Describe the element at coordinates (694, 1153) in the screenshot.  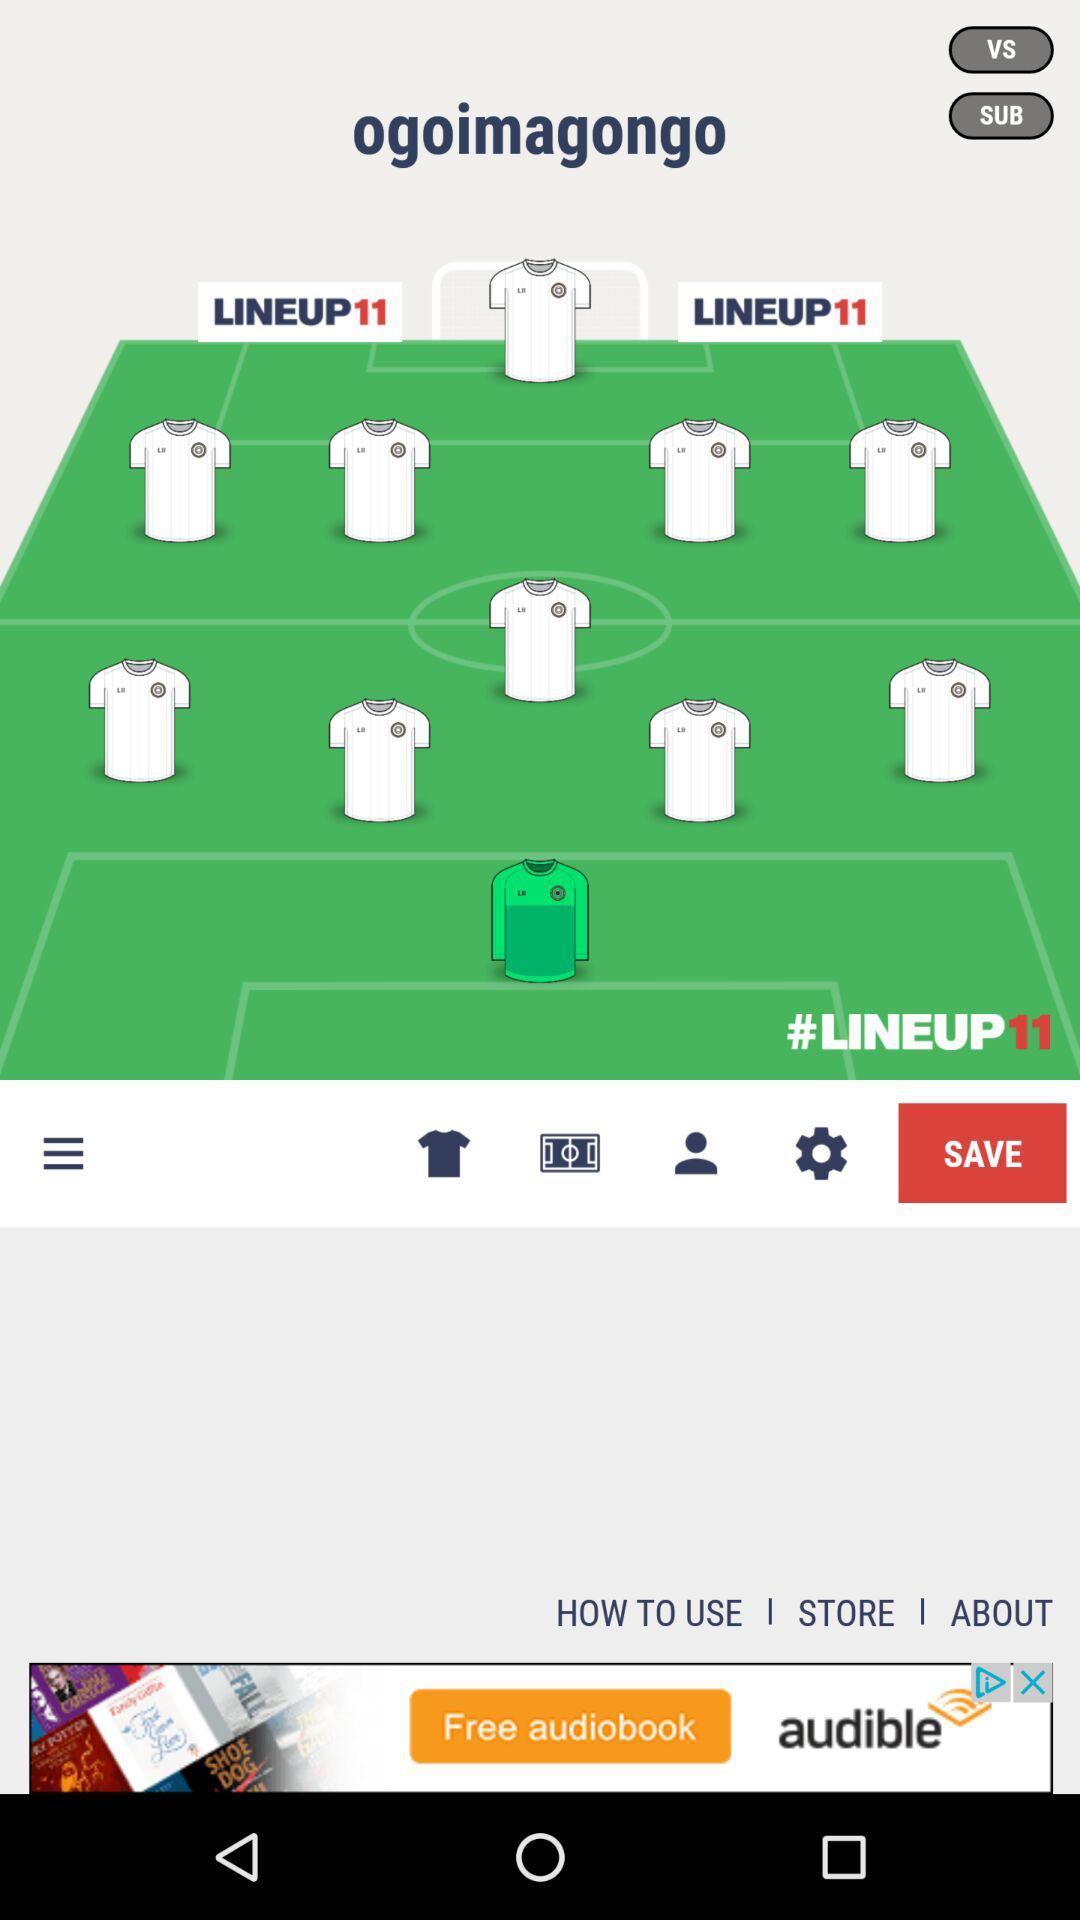
I see `the avatar icon` at that location.